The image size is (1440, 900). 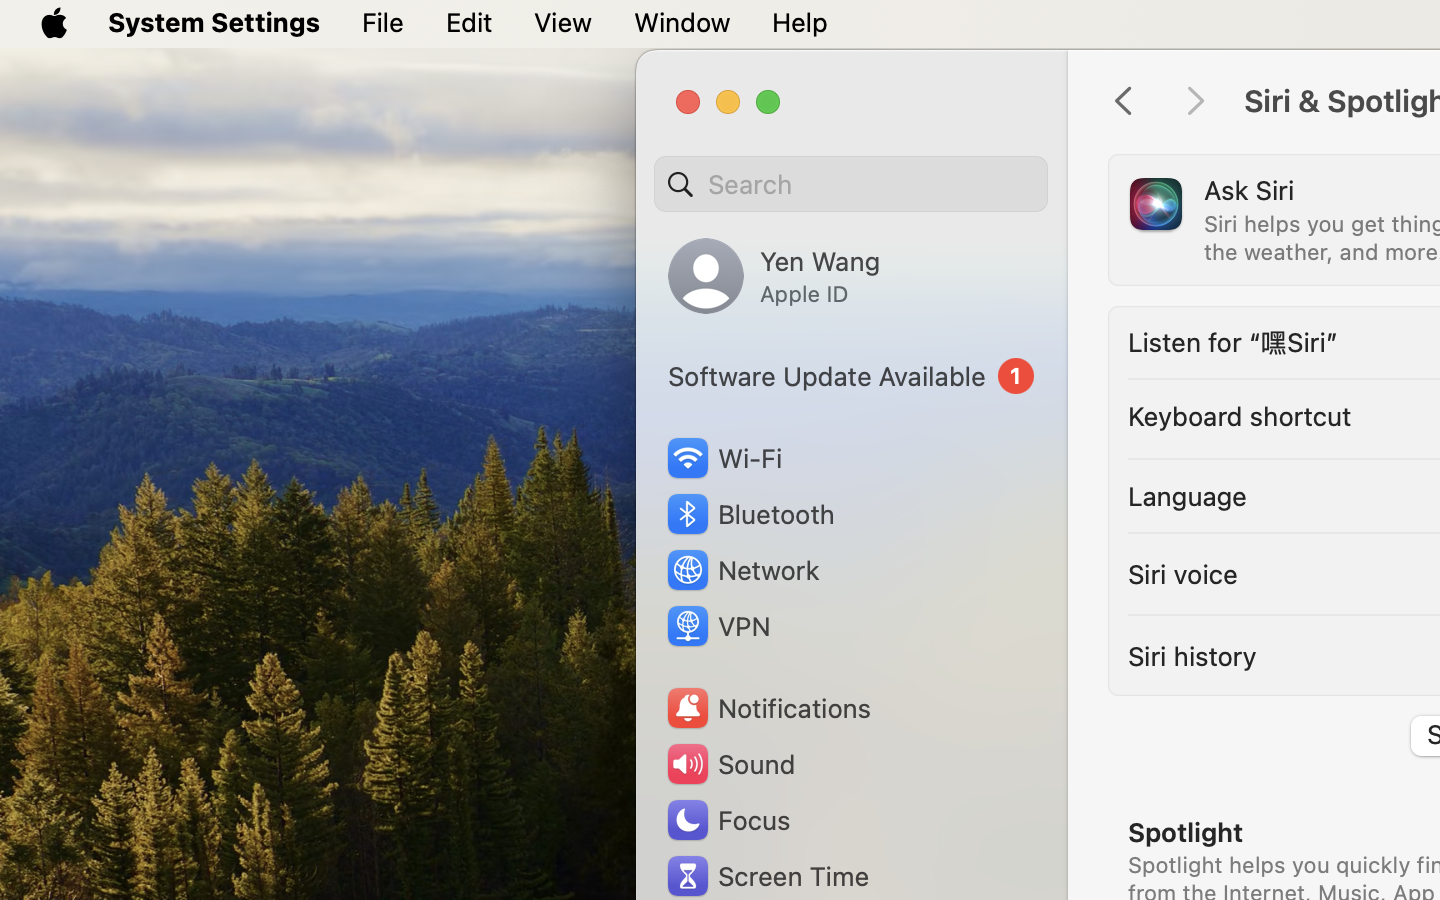 What do you see at coordinates (1231, 342) in the screenshot?
I see `'Listen for “嘿Siri”'` at bounding box center [1231, 342].